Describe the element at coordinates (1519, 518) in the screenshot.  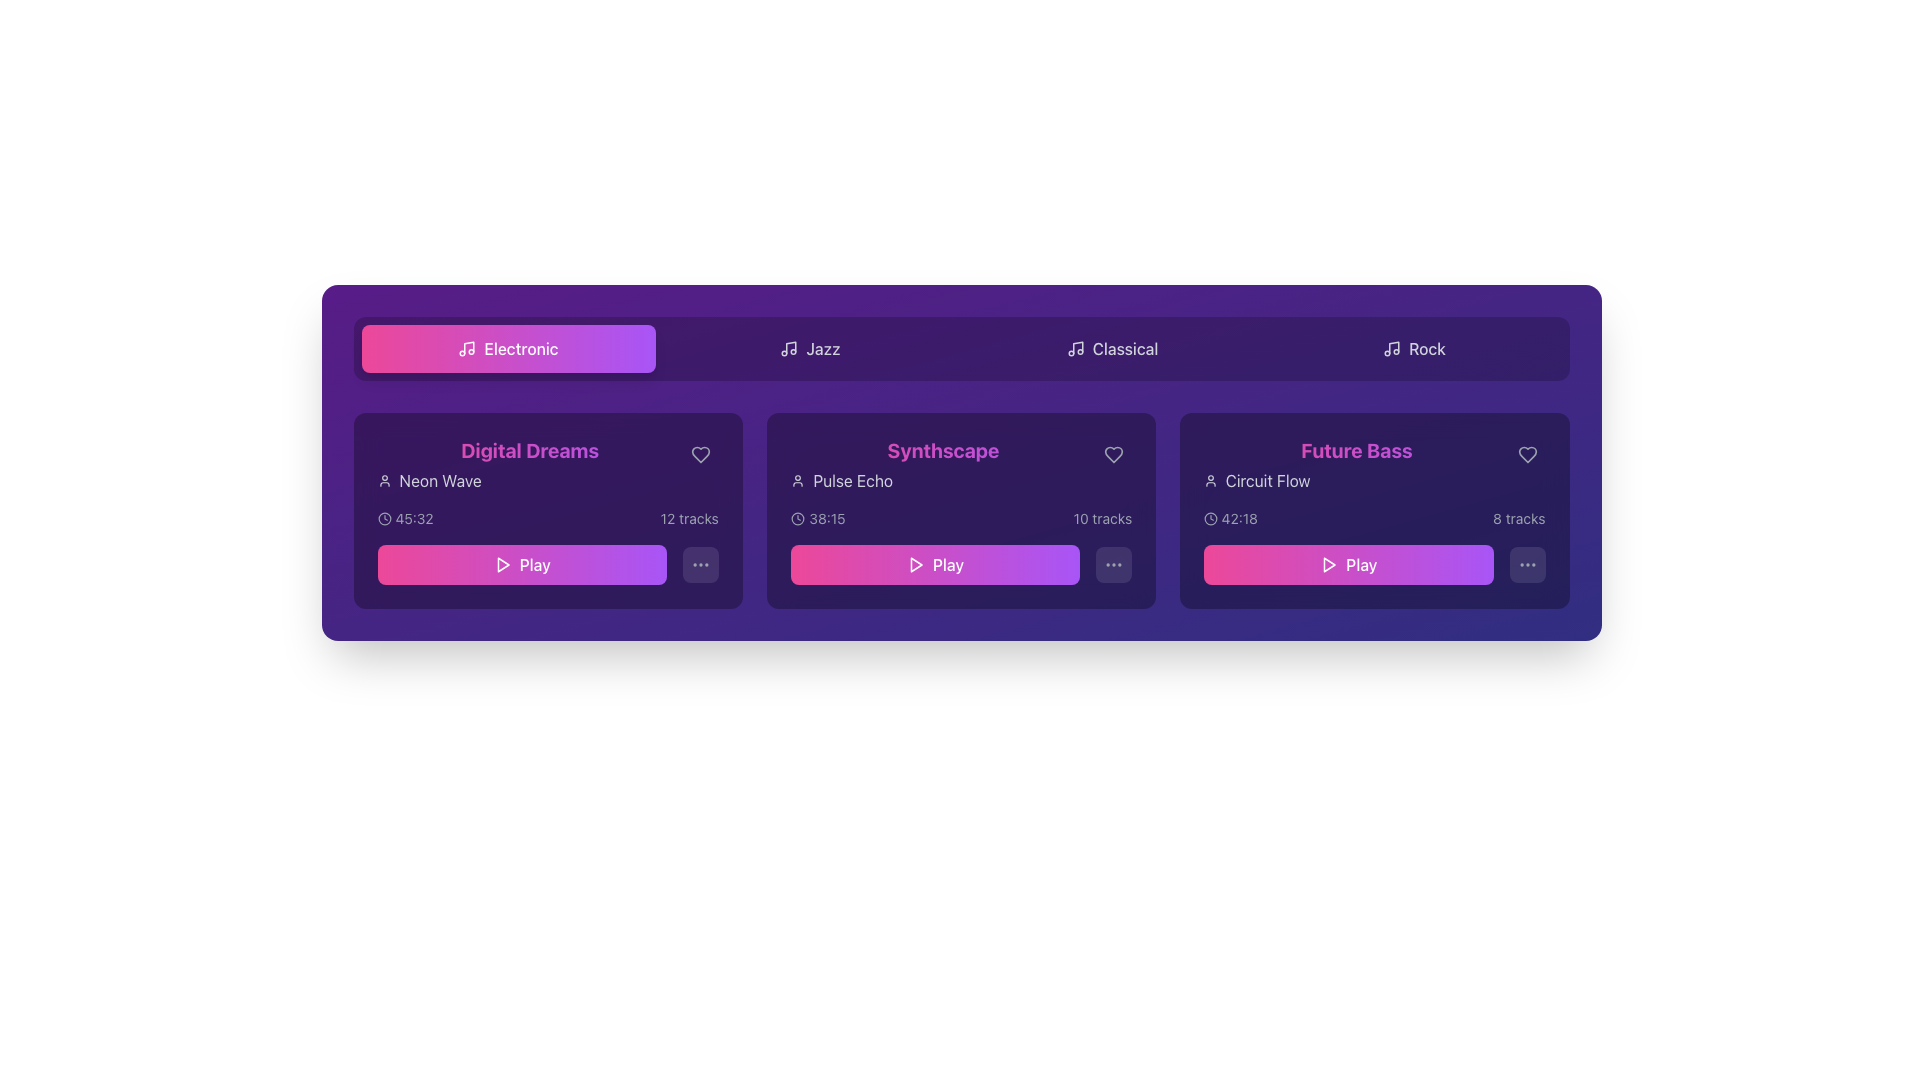
I see `the text label that indicates the number of tracks available in the associated music item or playlist, located at the bottom right corner of the horizontal group of elements` at that location.